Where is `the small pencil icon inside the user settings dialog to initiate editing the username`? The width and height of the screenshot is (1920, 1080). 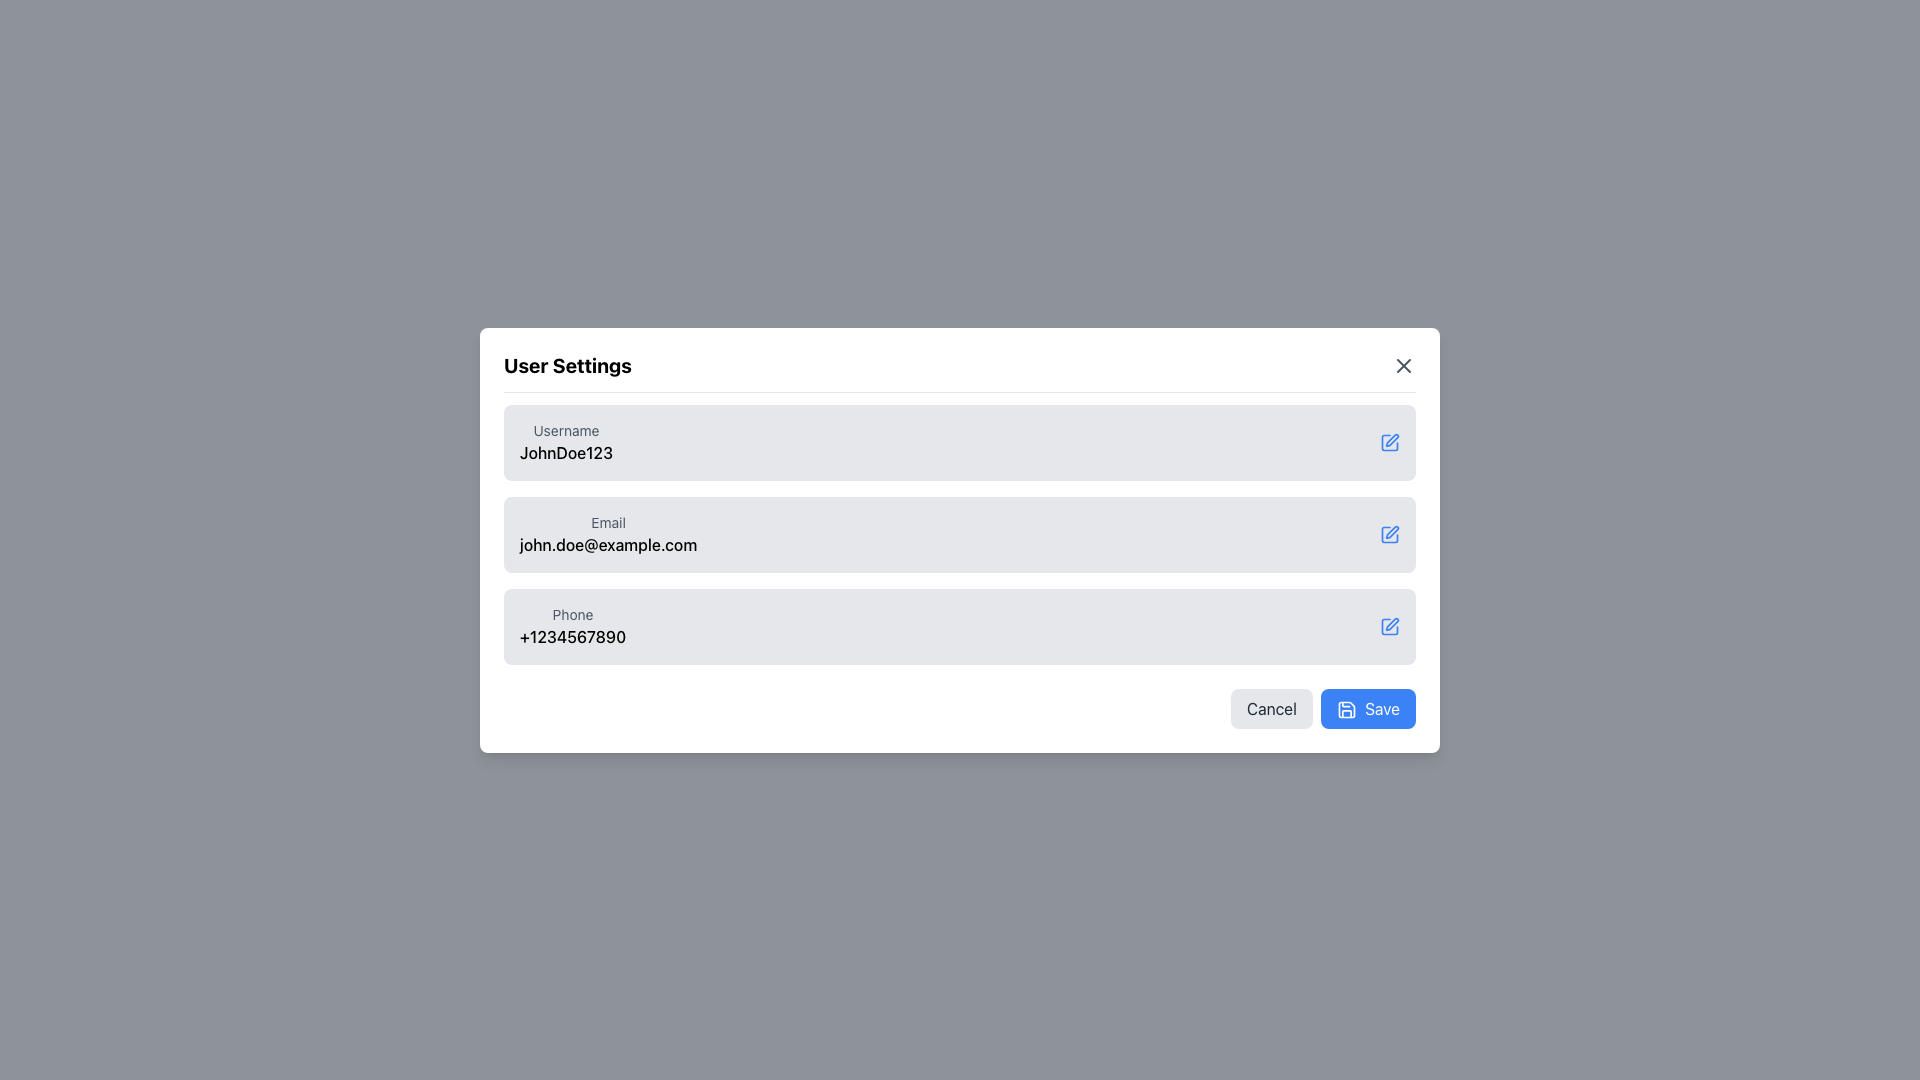
the small pencil icon inside the user settings dialog to initiate editing the username is located at coordinates (1391, 438).